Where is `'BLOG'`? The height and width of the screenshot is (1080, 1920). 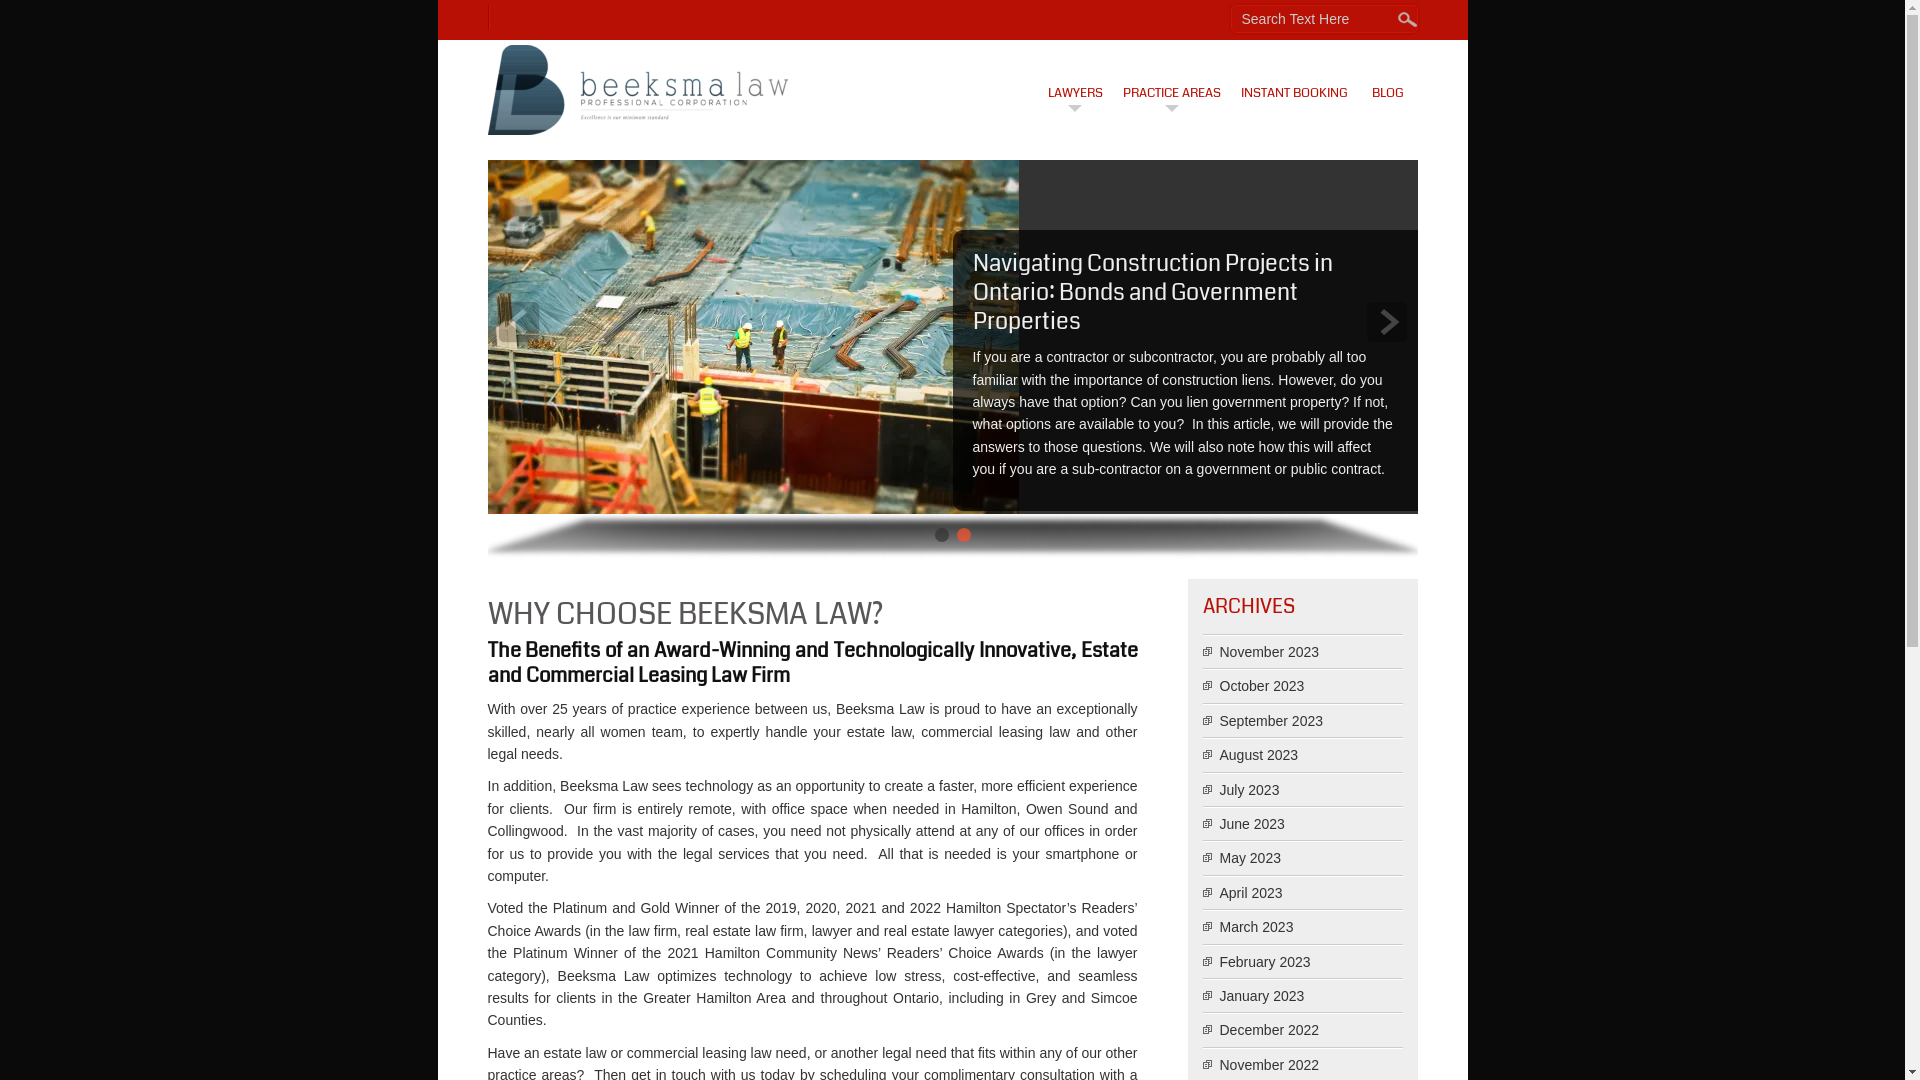
'BLOG' is located at coordinates (1359, 79).